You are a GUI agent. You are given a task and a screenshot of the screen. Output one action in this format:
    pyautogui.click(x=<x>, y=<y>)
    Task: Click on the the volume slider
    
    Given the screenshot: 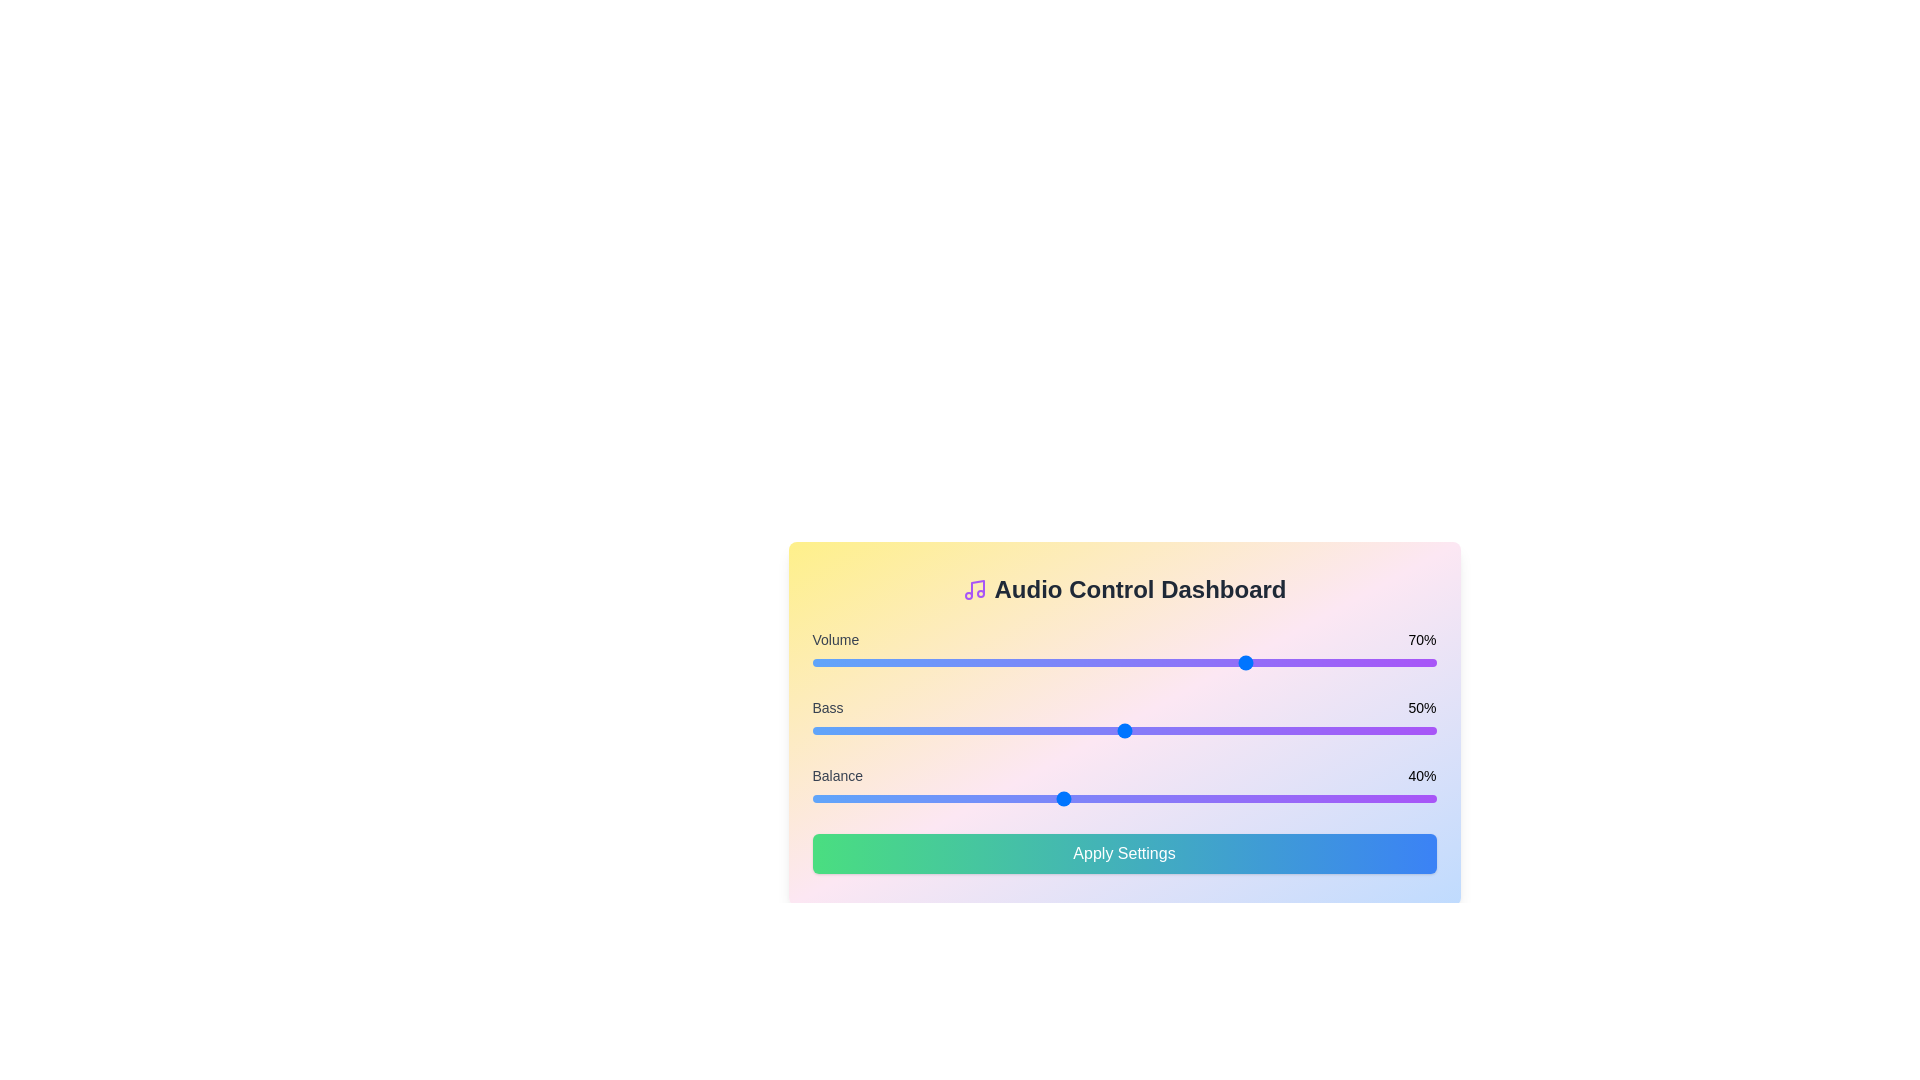 What is the action you would take?
    pyautogui.click(x=1124, y=663)
    